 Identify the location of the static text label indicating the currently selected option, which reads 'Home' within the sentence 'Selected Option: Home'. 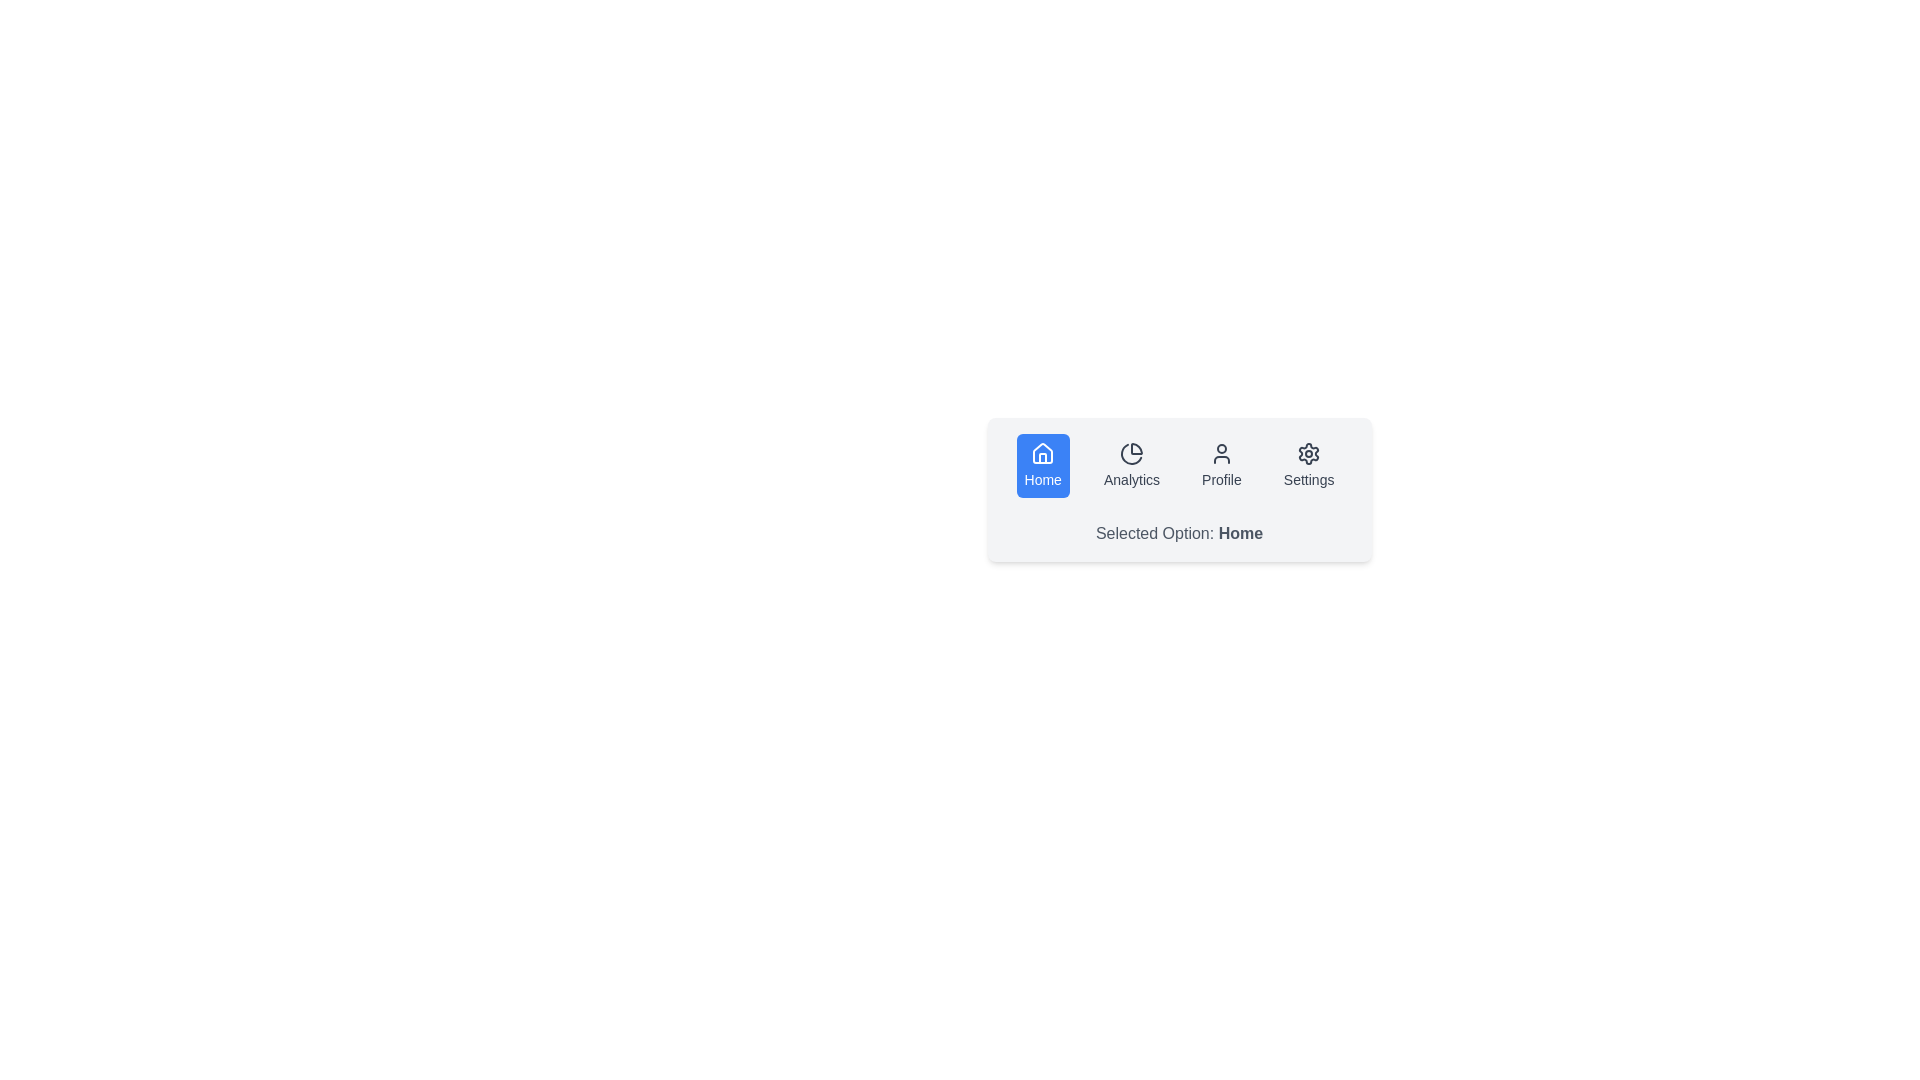
(1239, 532).